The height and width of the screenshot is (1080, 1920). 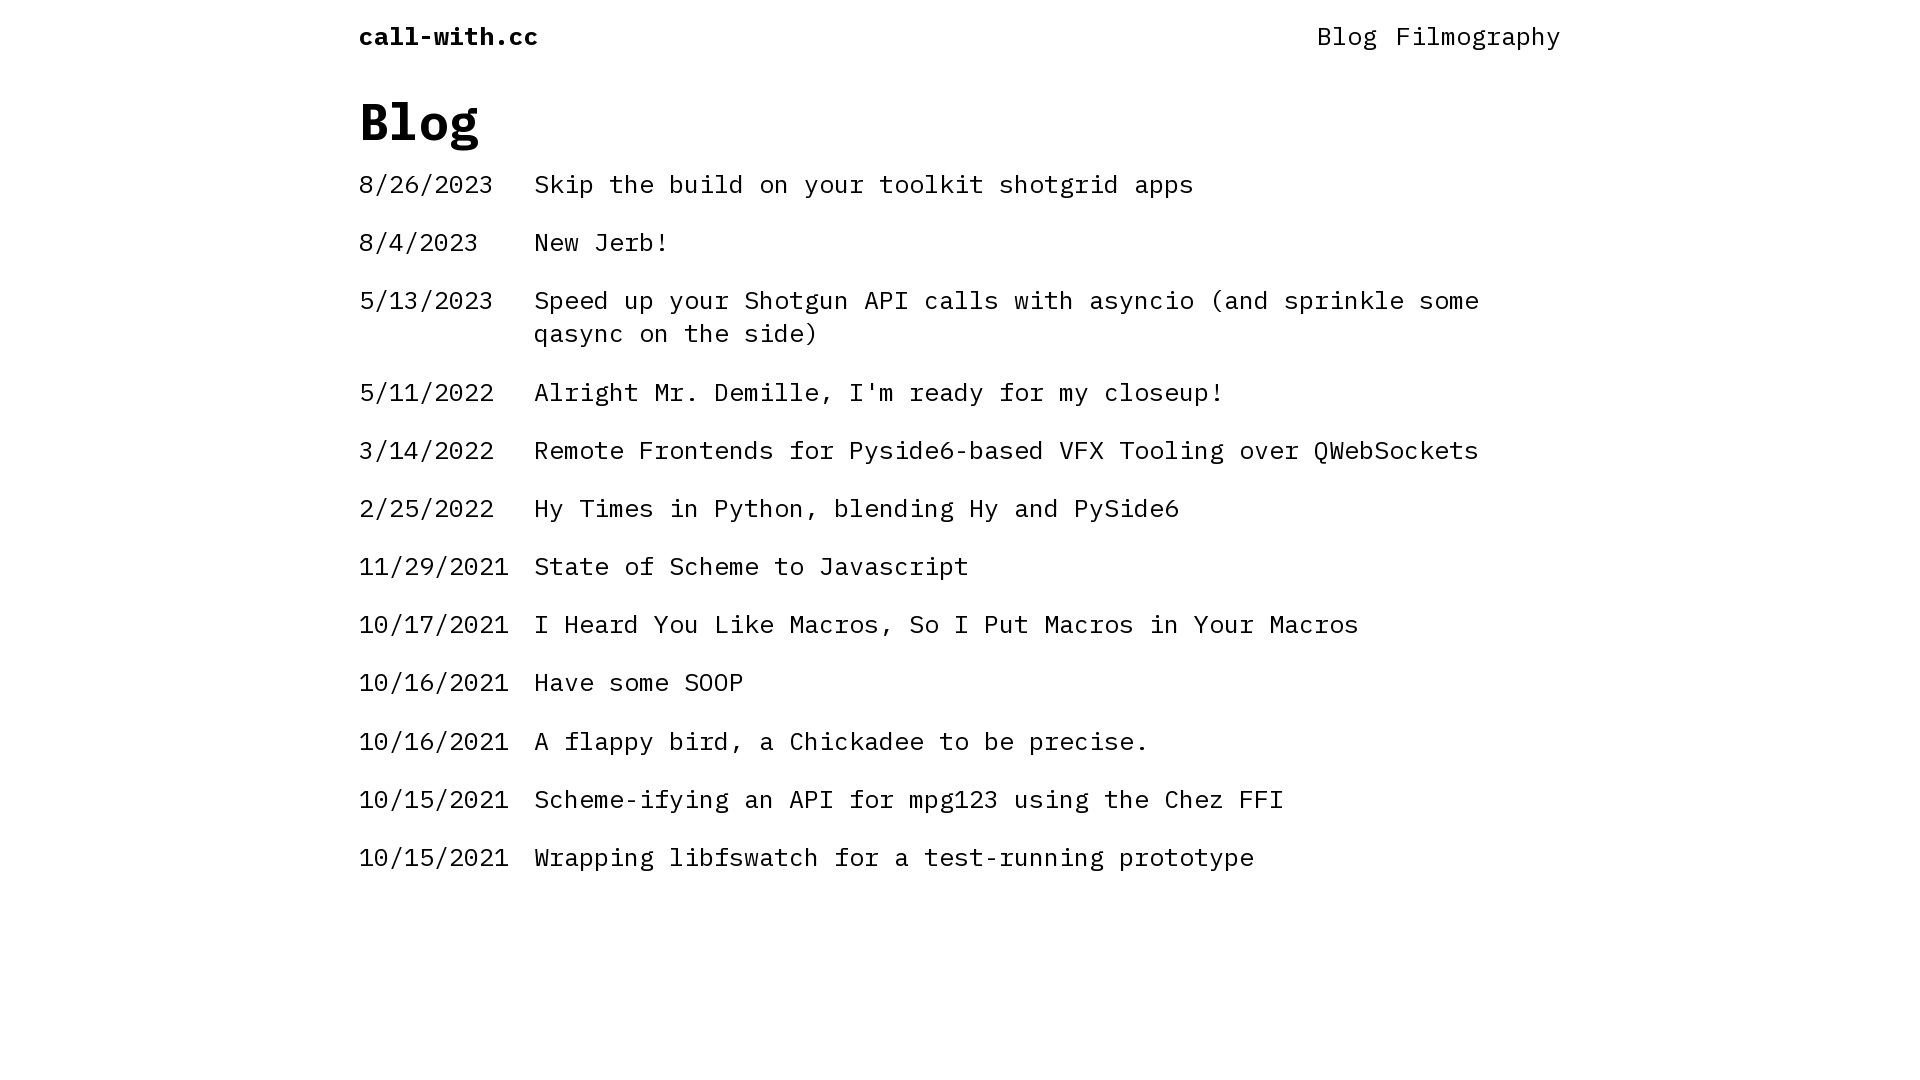 What do you see at coordinates (960, 740) in the screenshot?
I see `'10/16/2021 A flappy bird, a Chickadee to be precise.'` at bounding box center [960, 740].